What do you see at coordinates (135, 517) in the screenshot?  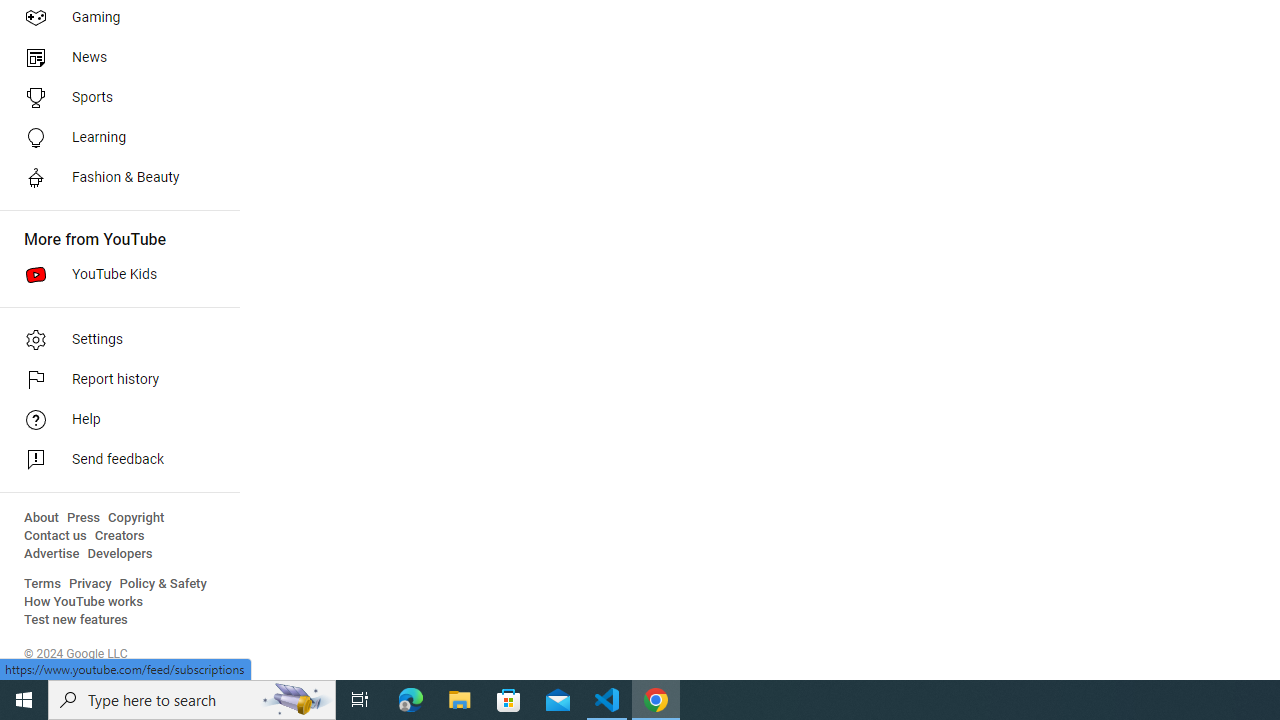 I see `'Copyright'` at bounding box center [135, 517].